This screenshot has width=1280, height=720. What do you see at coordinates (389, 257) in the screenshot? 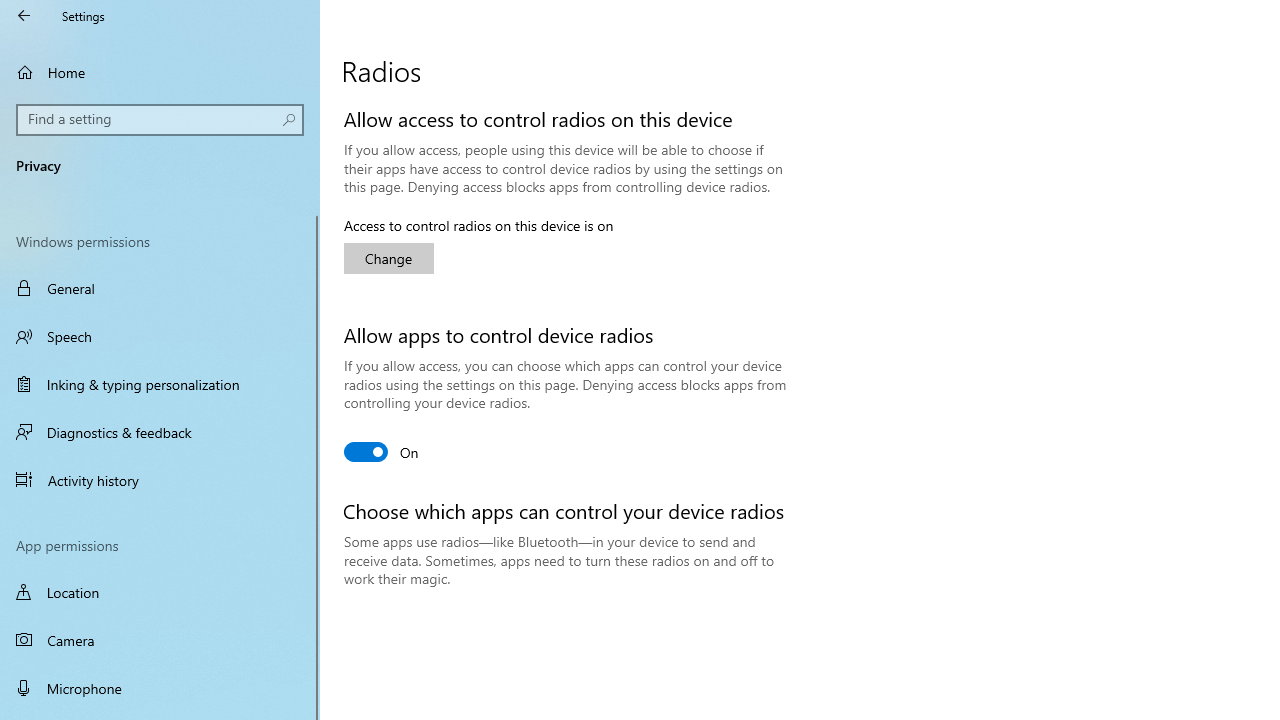
I see `'Change'` at bounding box center [389, 257].